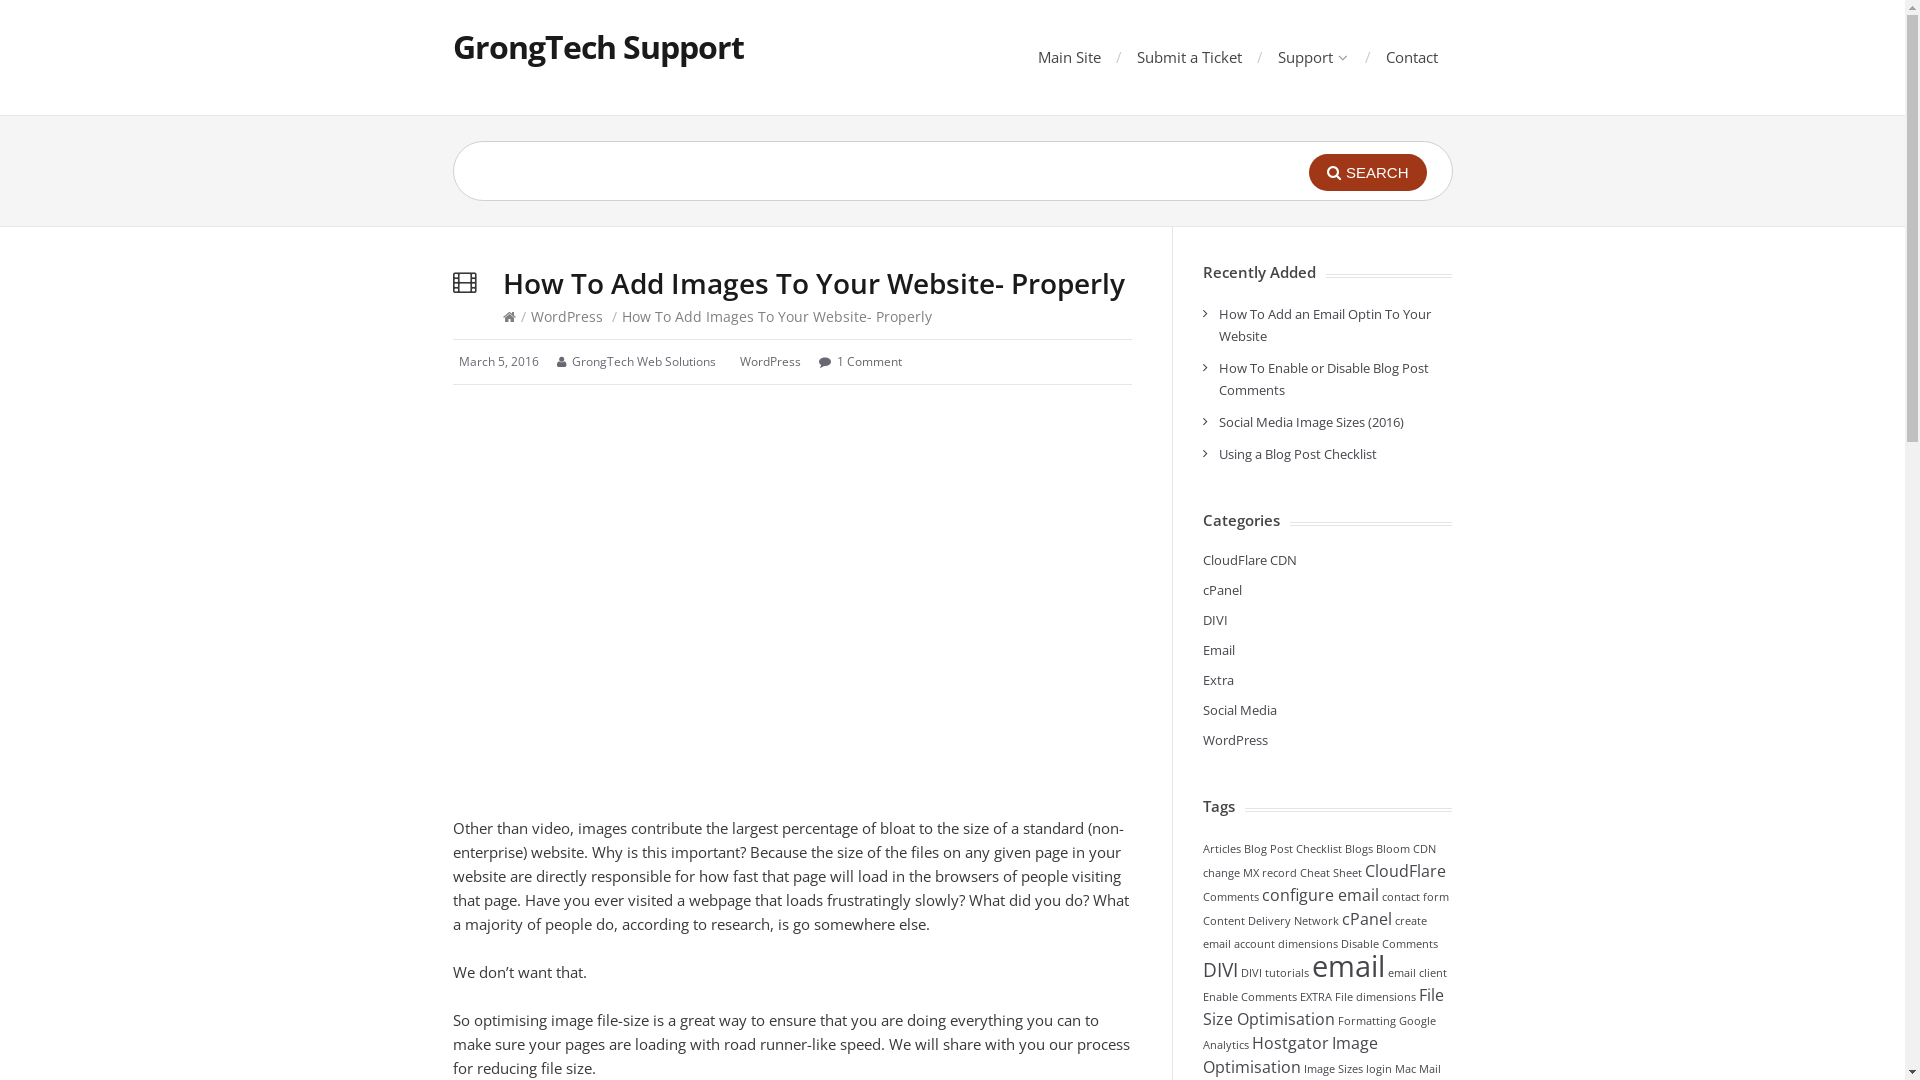  Describe the element at coordinates (1219, 848) in the screenshot. I see `'Articles'` at that location.